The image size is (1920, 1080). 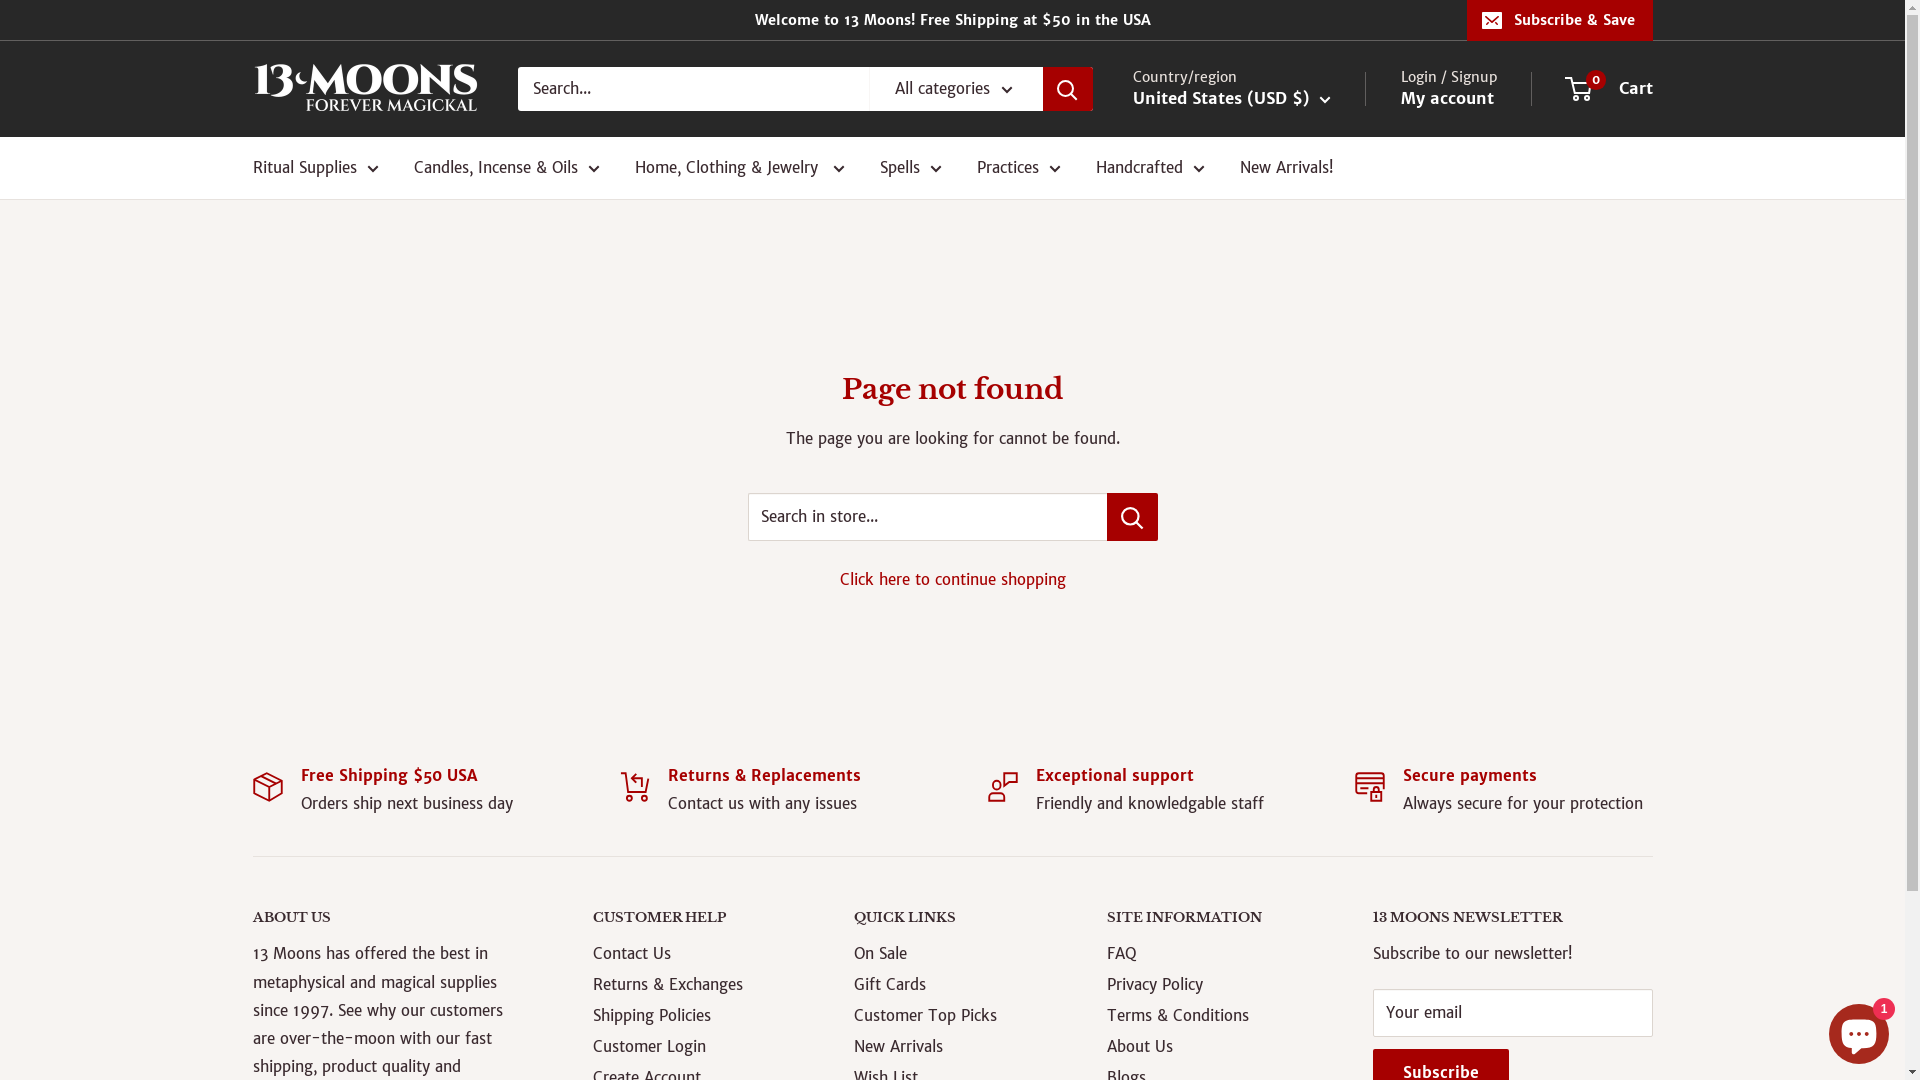 I want to click on 'AT', so click(x=1213, y=163).